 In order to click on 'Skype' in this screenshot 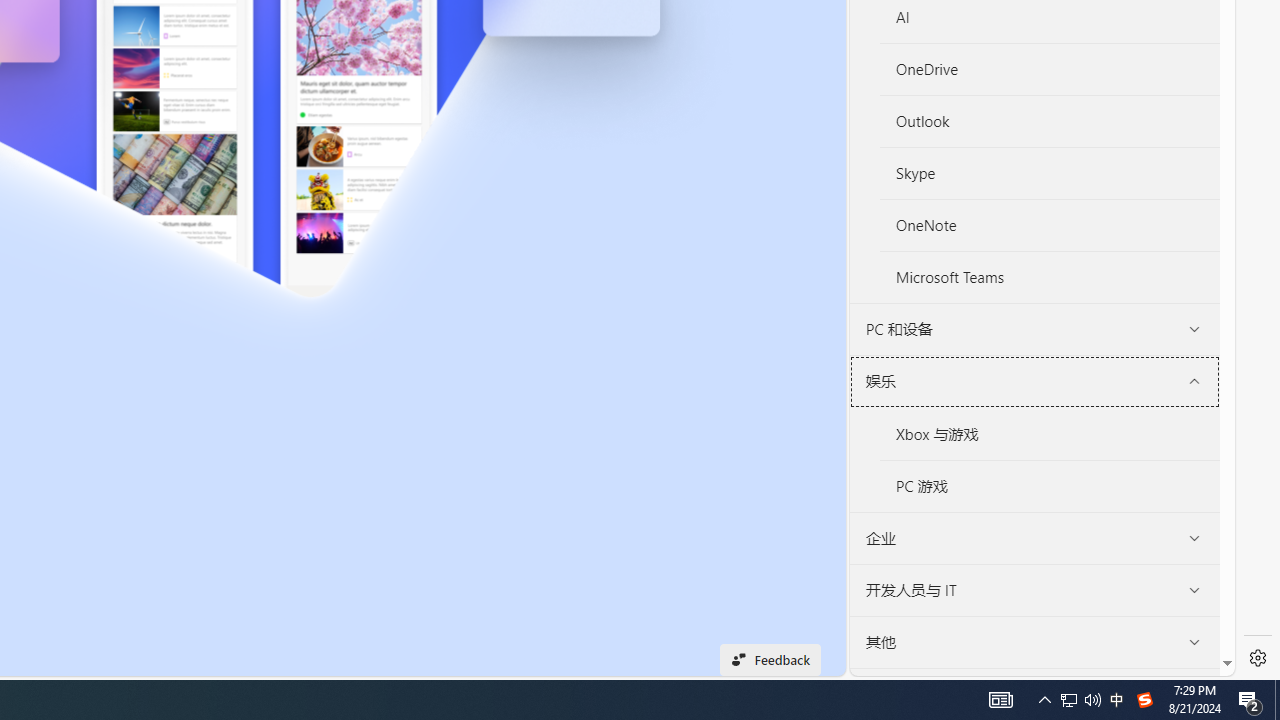, I will do `click(1048, 172)`.